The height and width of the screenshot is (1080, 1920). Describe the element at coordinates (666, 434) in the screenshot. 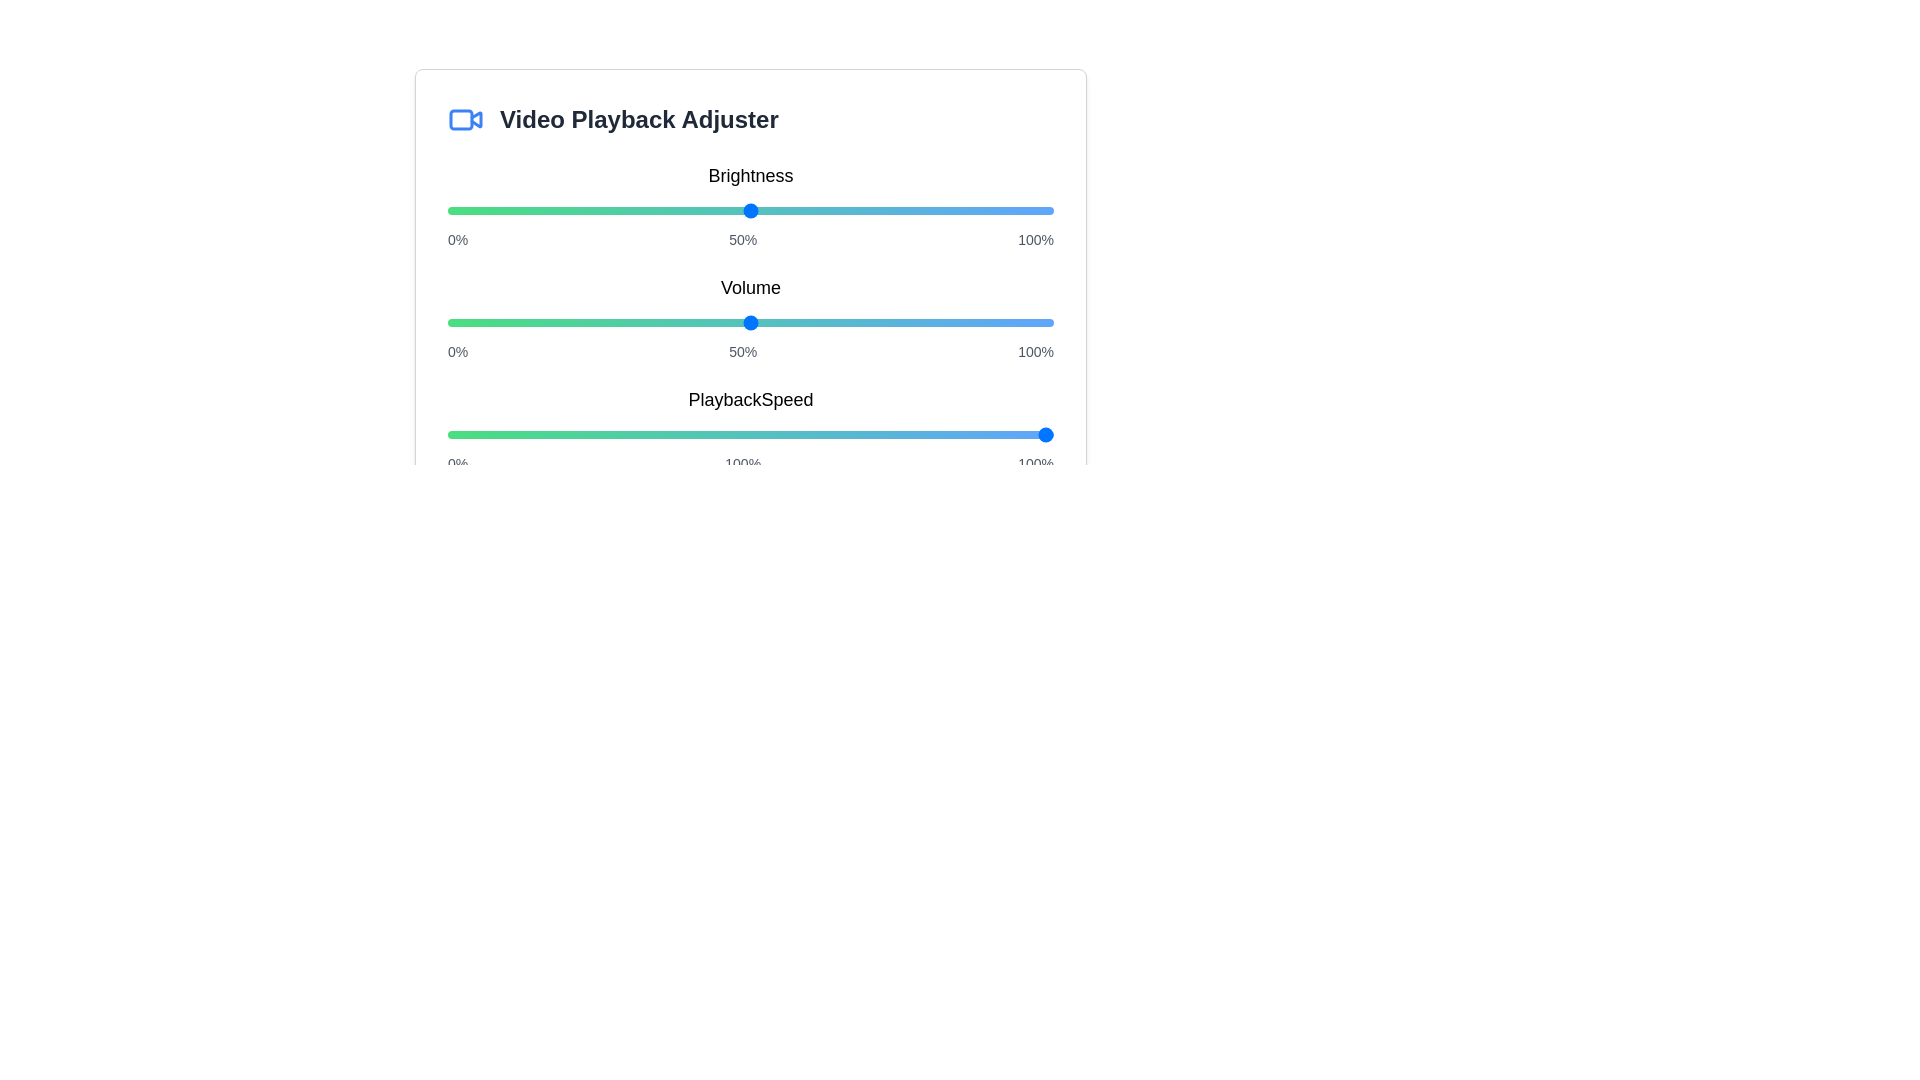

I see `the playback speed slider to 36%` at that location.